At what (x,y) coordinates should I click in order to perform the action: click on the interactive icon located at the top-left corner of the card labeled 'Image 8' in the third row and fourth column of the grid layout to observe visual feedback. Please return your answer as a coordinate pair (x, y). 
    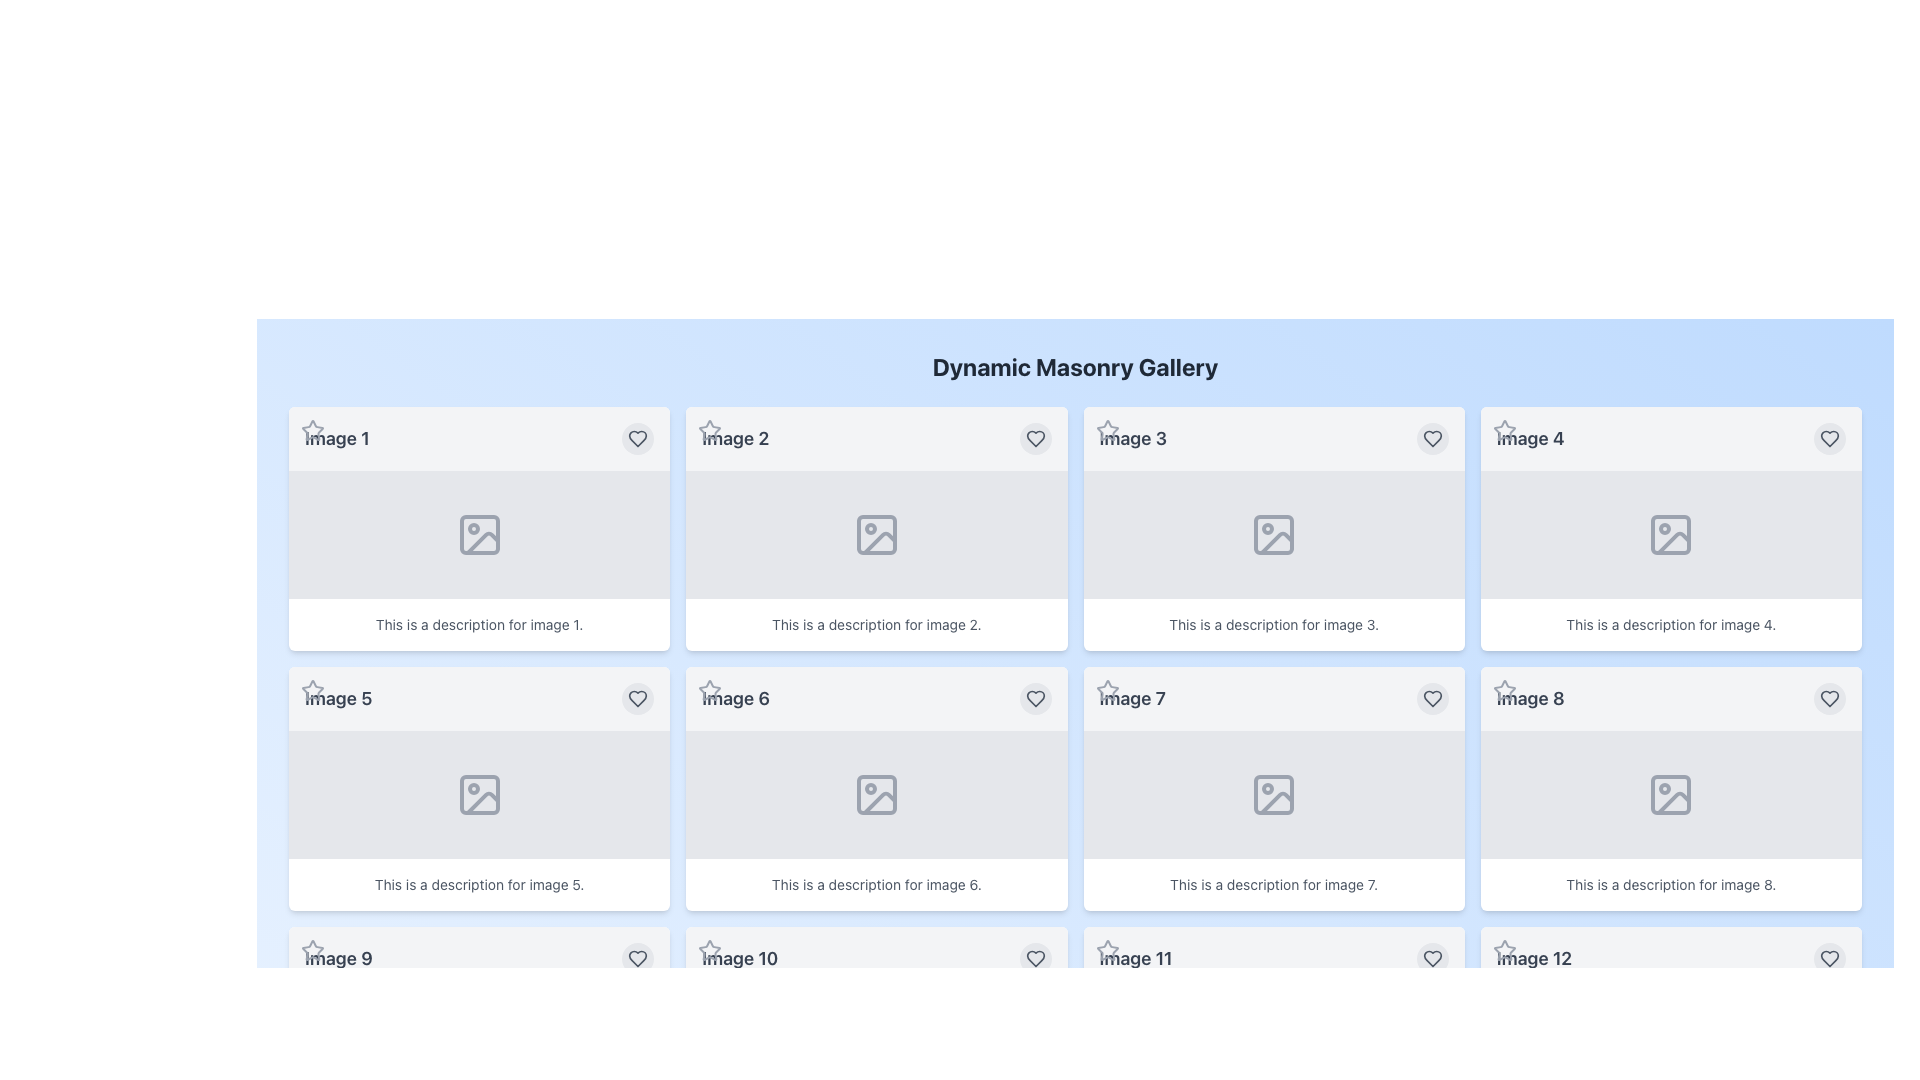
    Looking at the image, I should click on (1504, 689).